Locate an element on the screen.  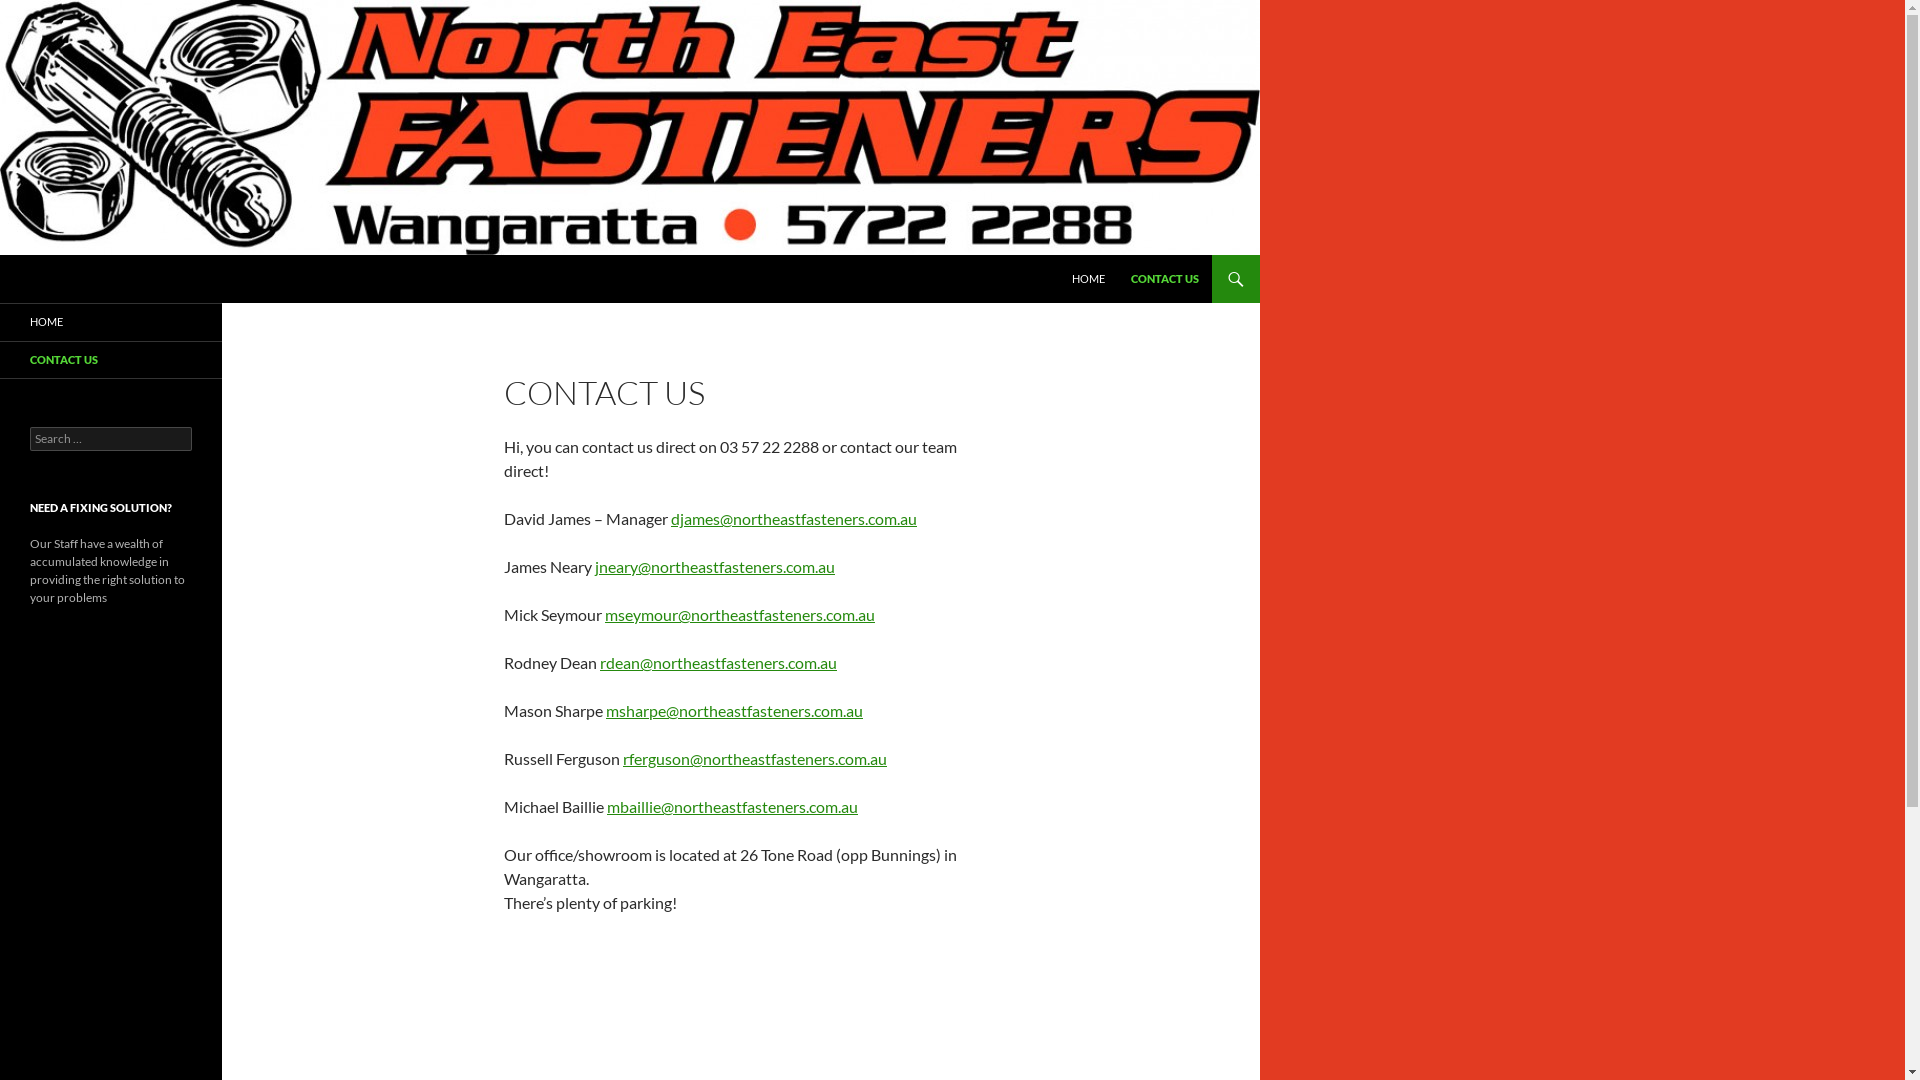
'mseymour@northeastfasteners.com.au' is located at coordinates (738, 613).